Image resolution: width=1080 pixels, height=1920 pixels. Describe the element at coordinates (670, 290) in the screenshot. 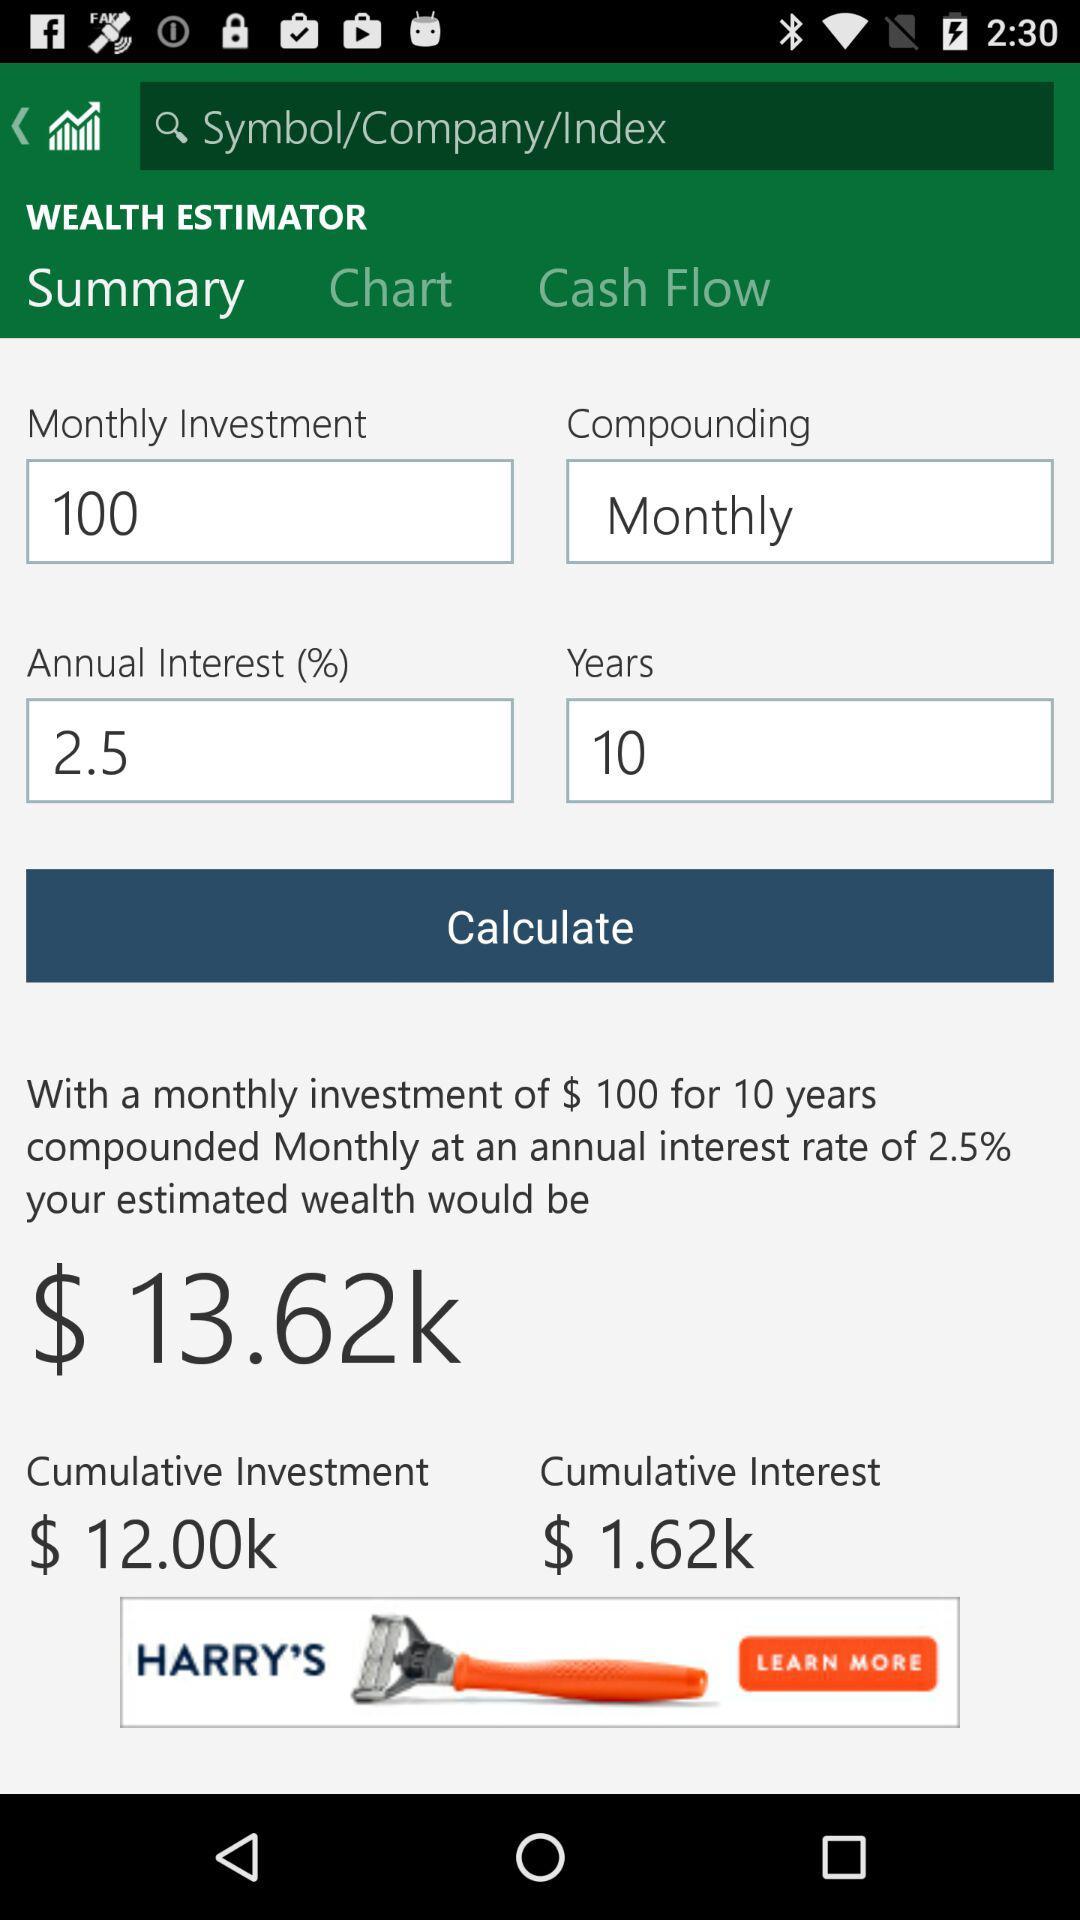

I see `the item below the wealth estimator icon` at that location.